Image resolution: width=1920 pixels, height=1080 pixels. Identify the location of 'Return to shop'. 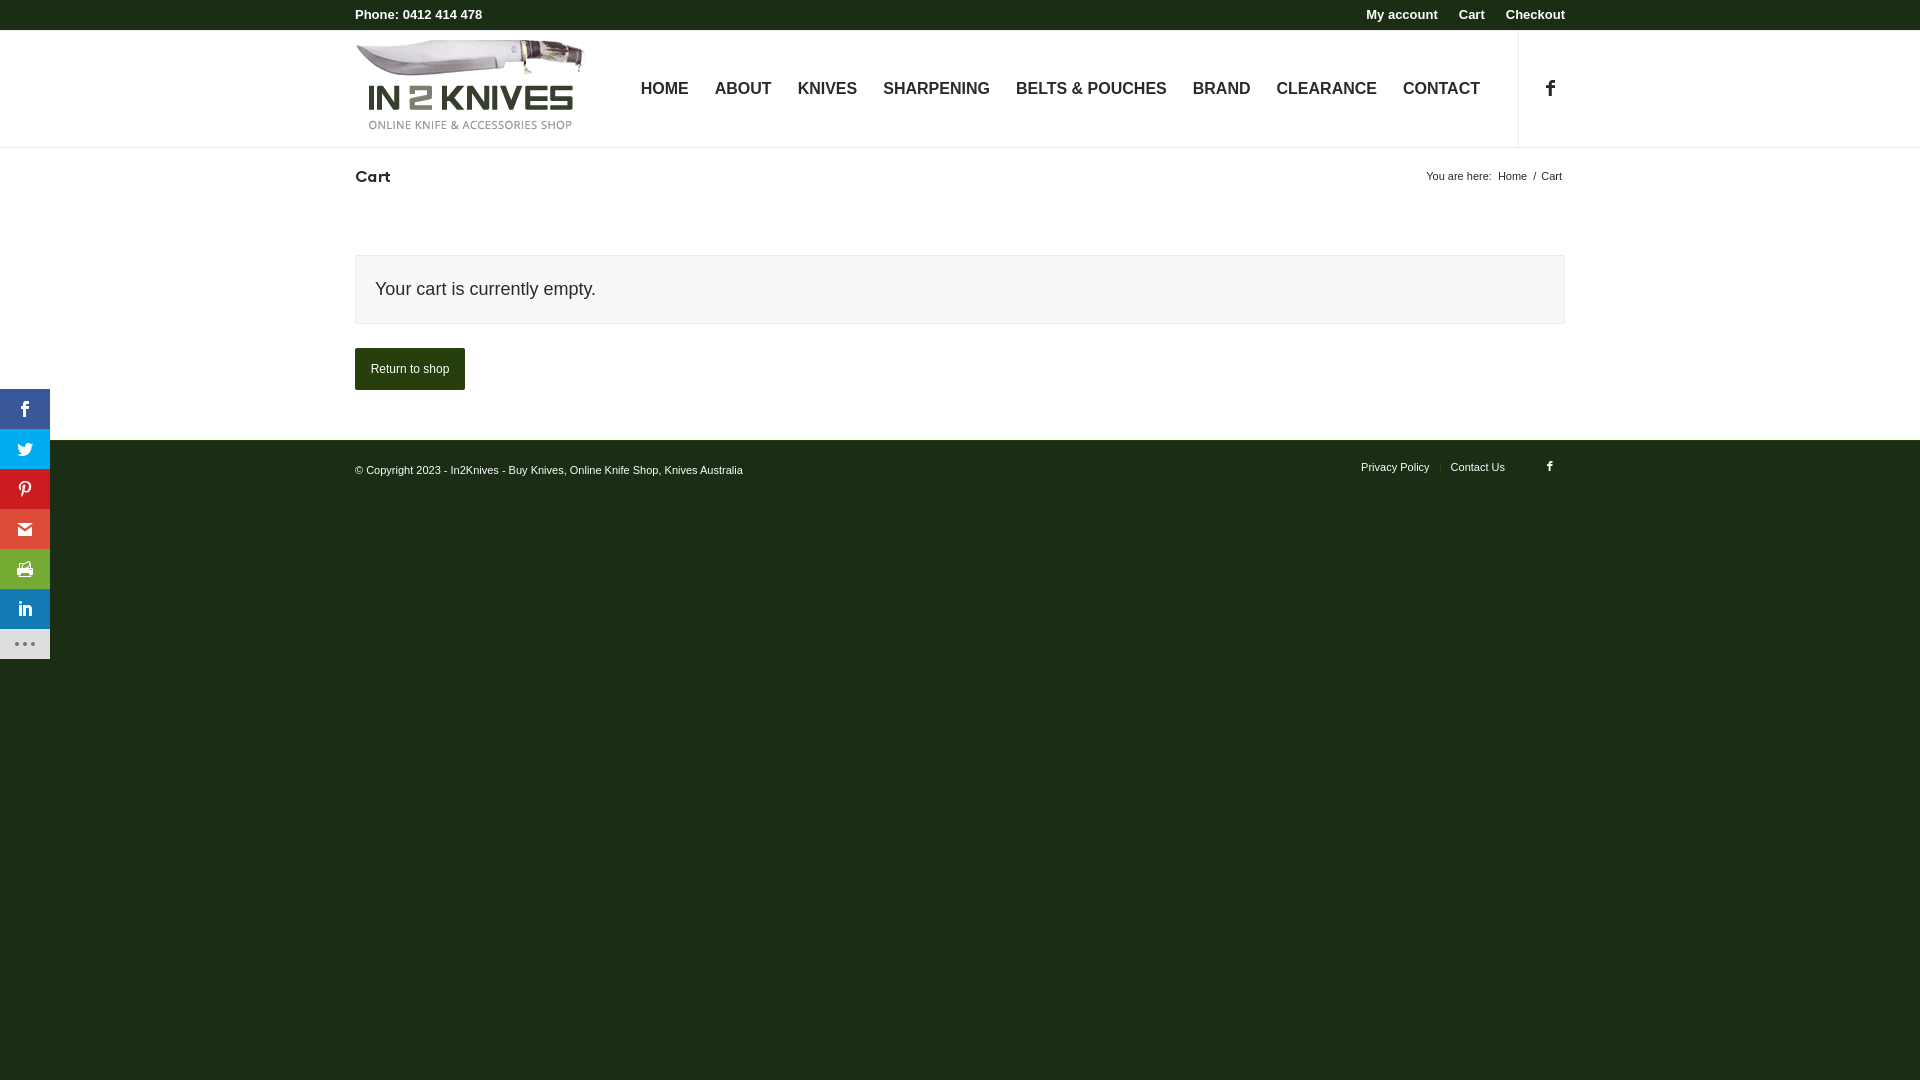
(355, 369).